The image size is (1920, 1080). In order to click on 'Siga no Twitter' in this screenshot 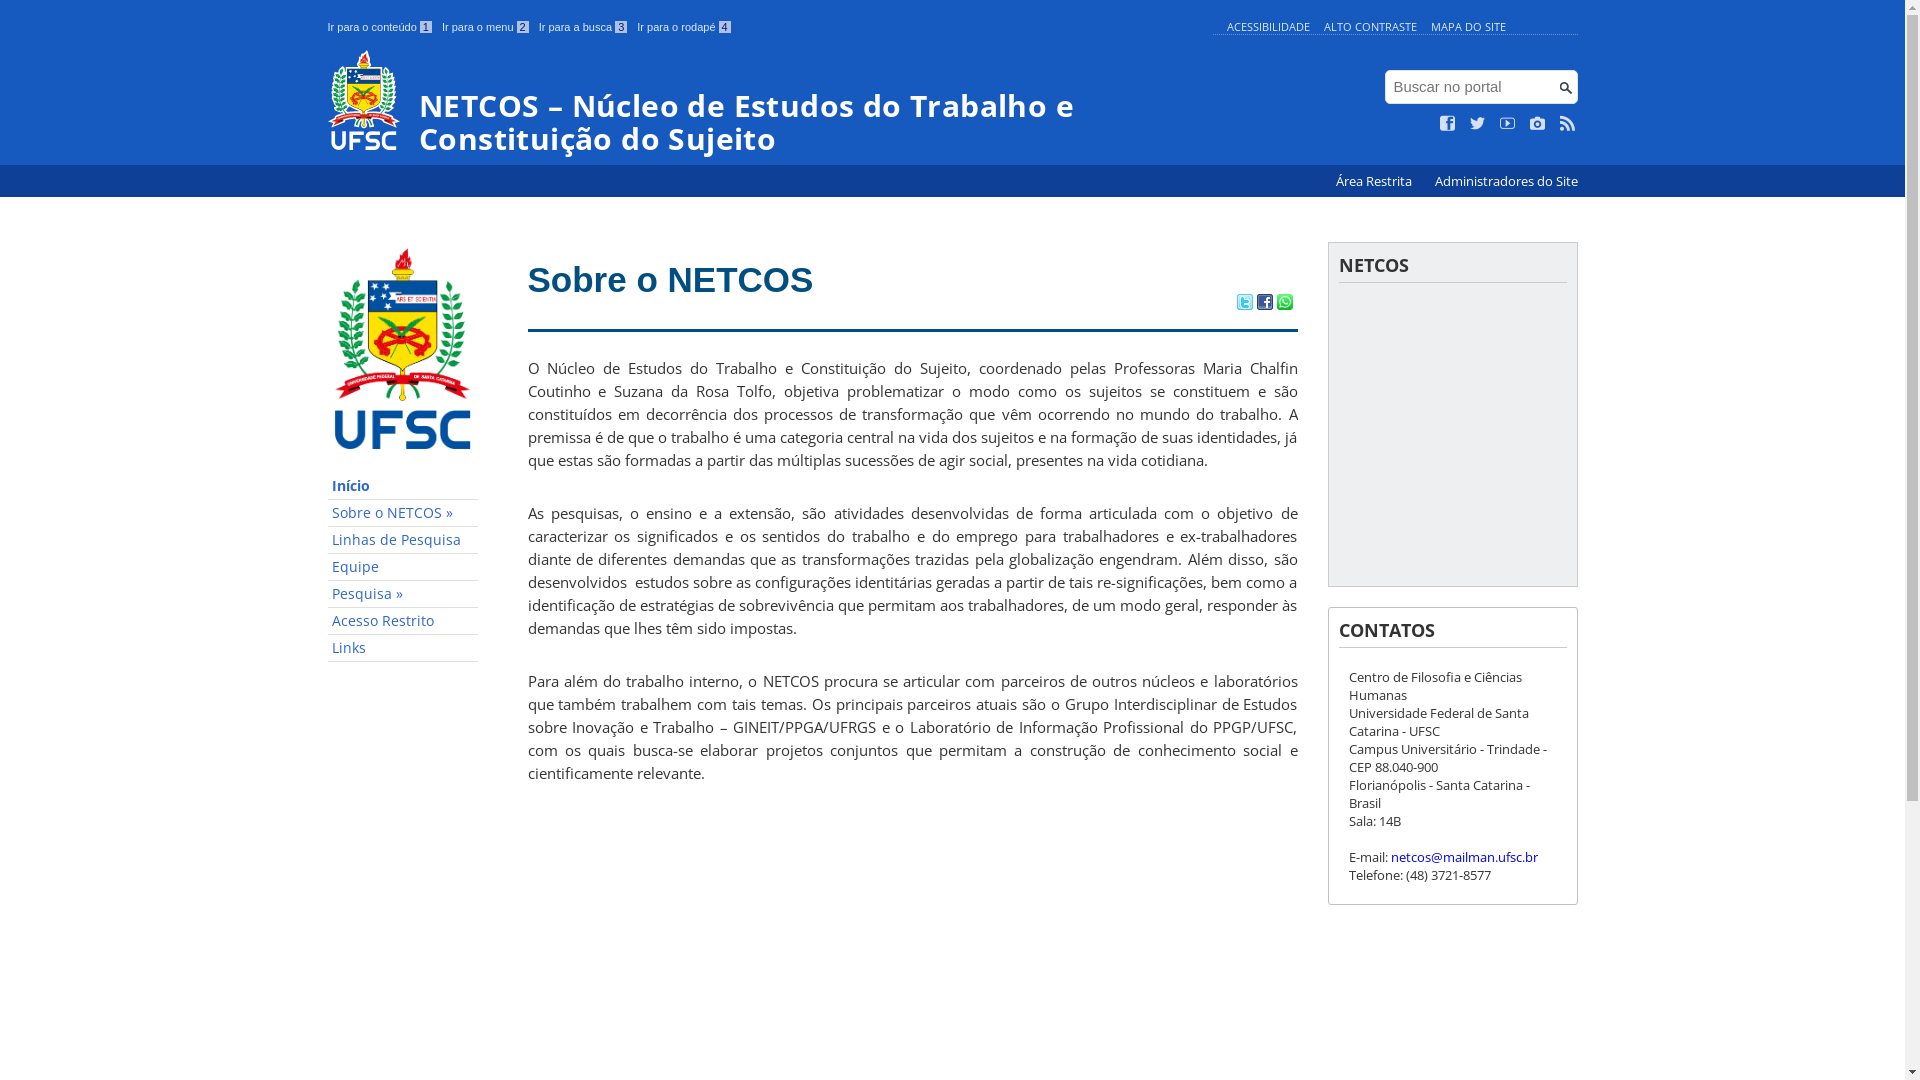, I will do `click(1478, 123)`.